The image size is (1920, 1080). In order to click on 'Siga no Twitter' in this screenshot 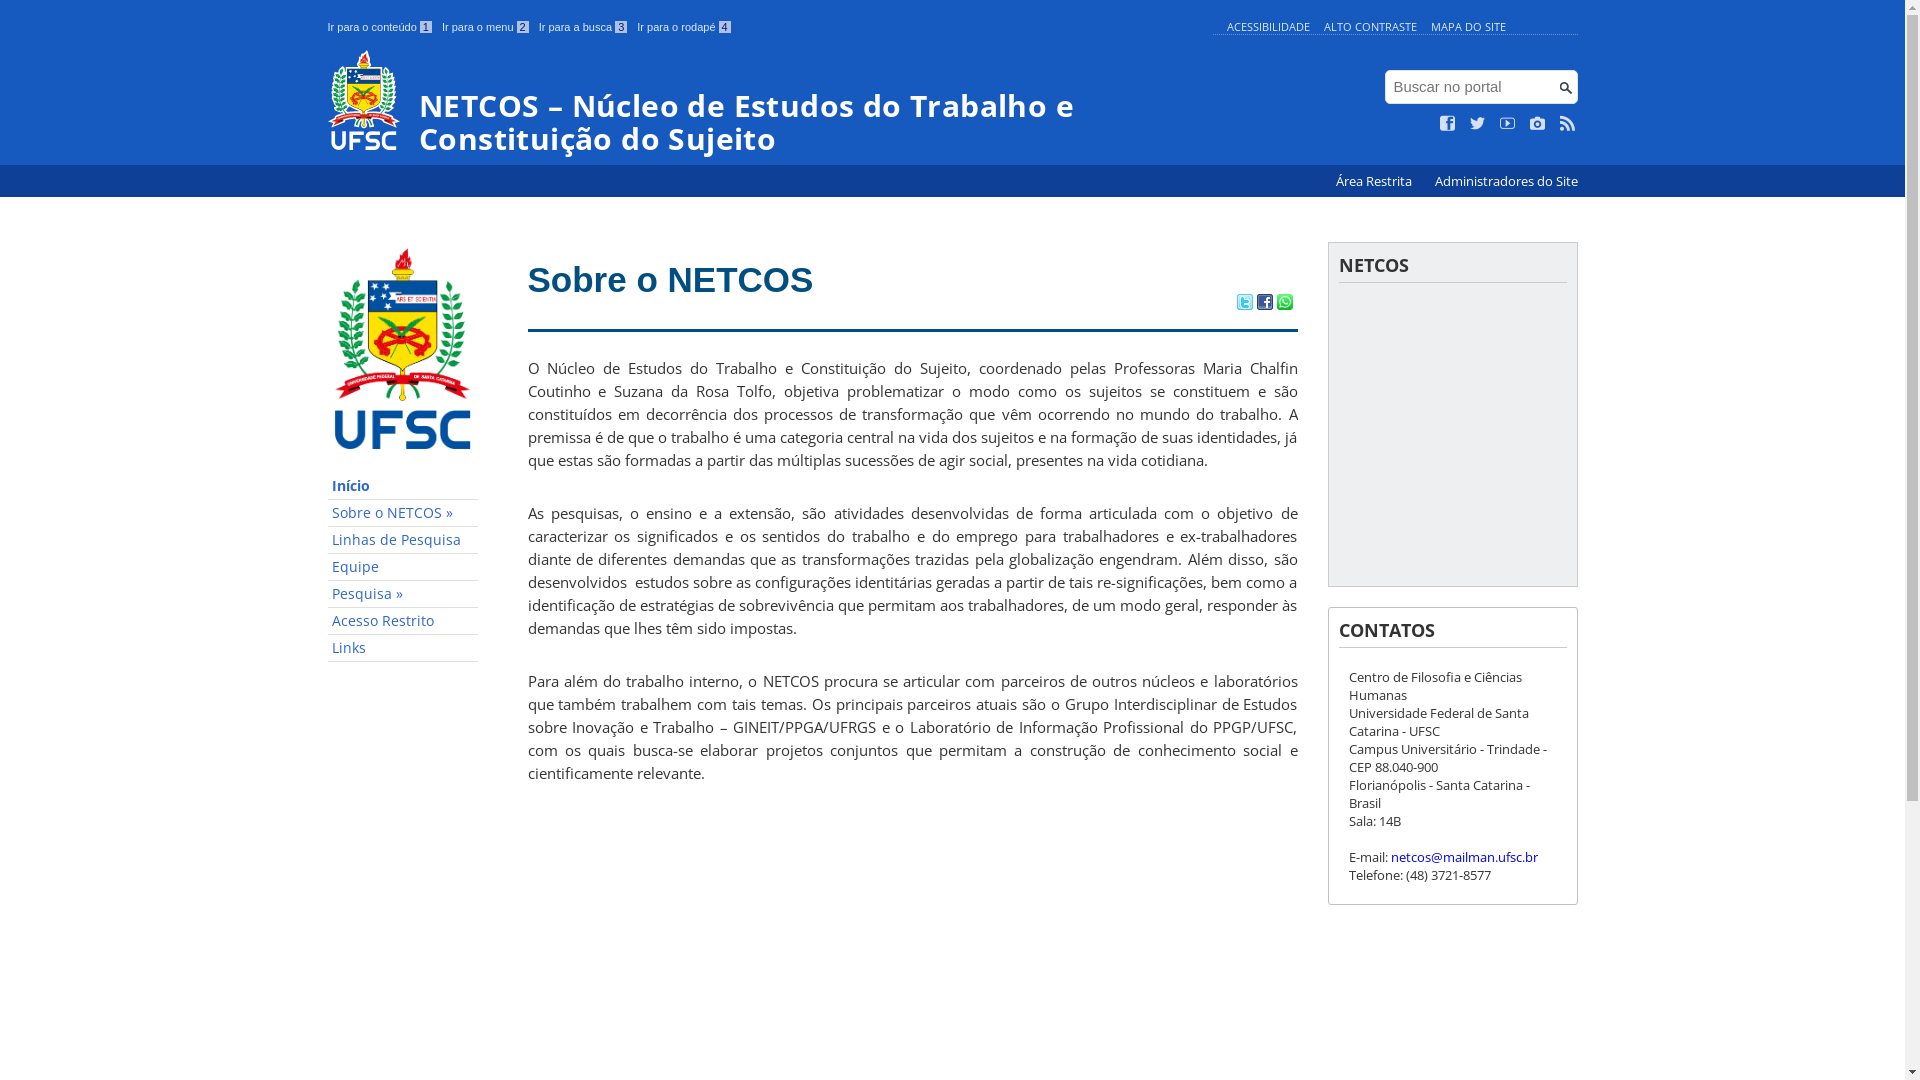, I will do `click(1478, 123)`.